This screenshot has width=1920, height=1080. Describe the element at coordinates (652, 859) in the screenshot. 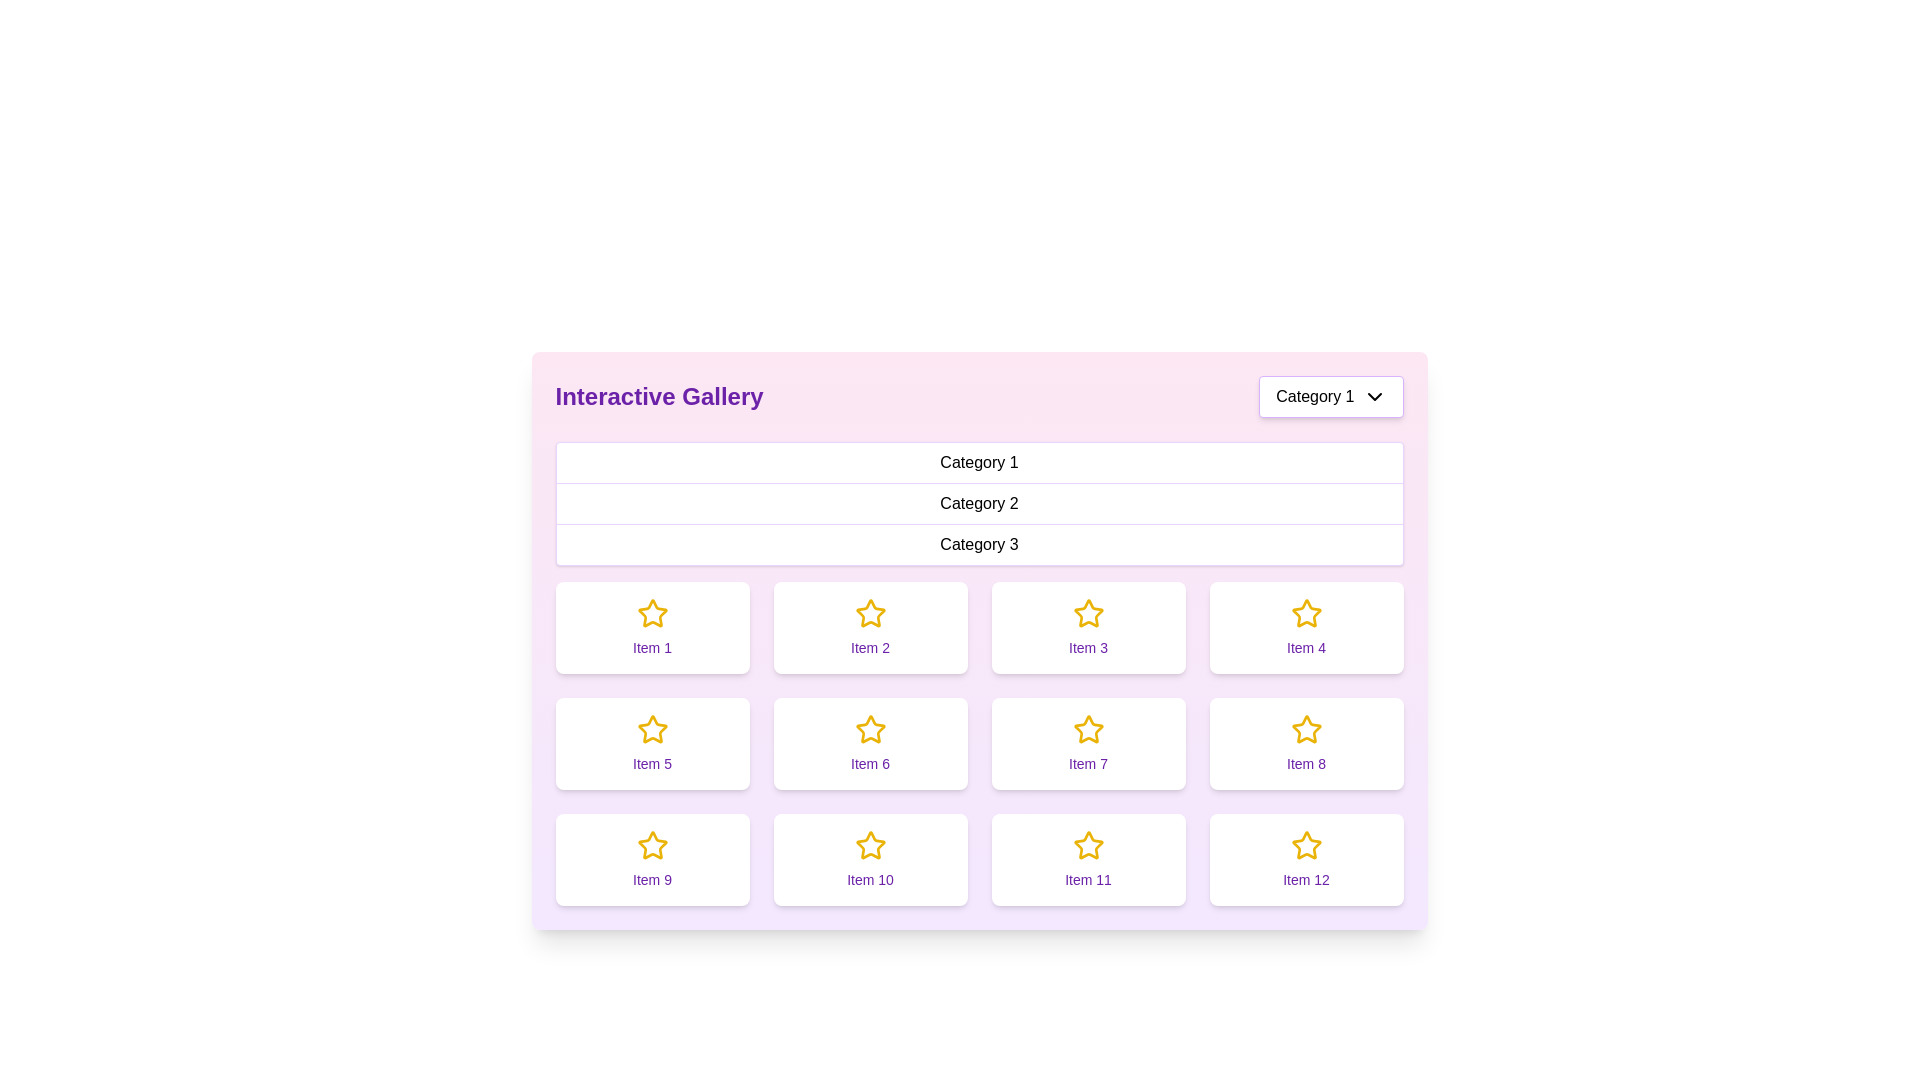

I see `the item display card located in the bottom-left area of the grid, which contains an icon and text label` at that location.